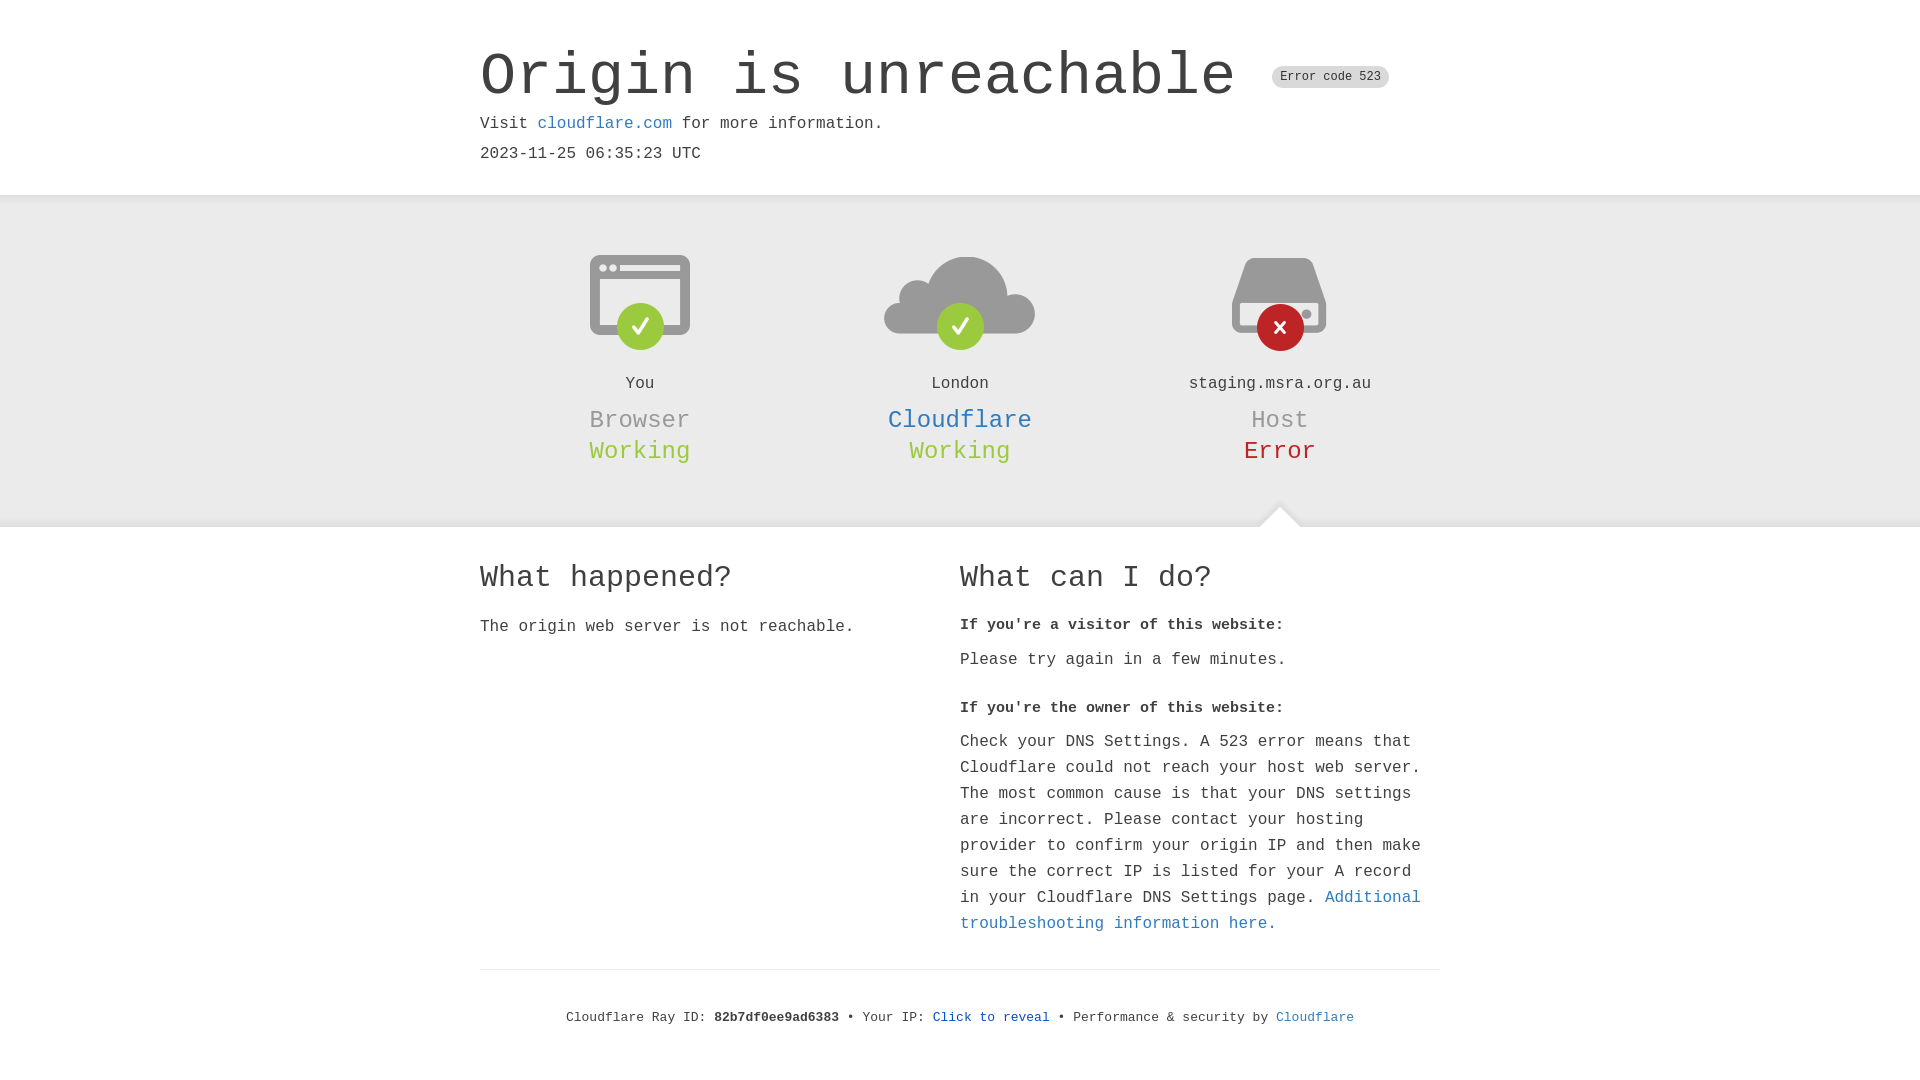 Image resolution: width=1920 pixels, height=1080 pixels. What do you see at coordinates (603, 123) in the screenshot?
I see `'cloudflare.com'` at bounding box center [603, 123].